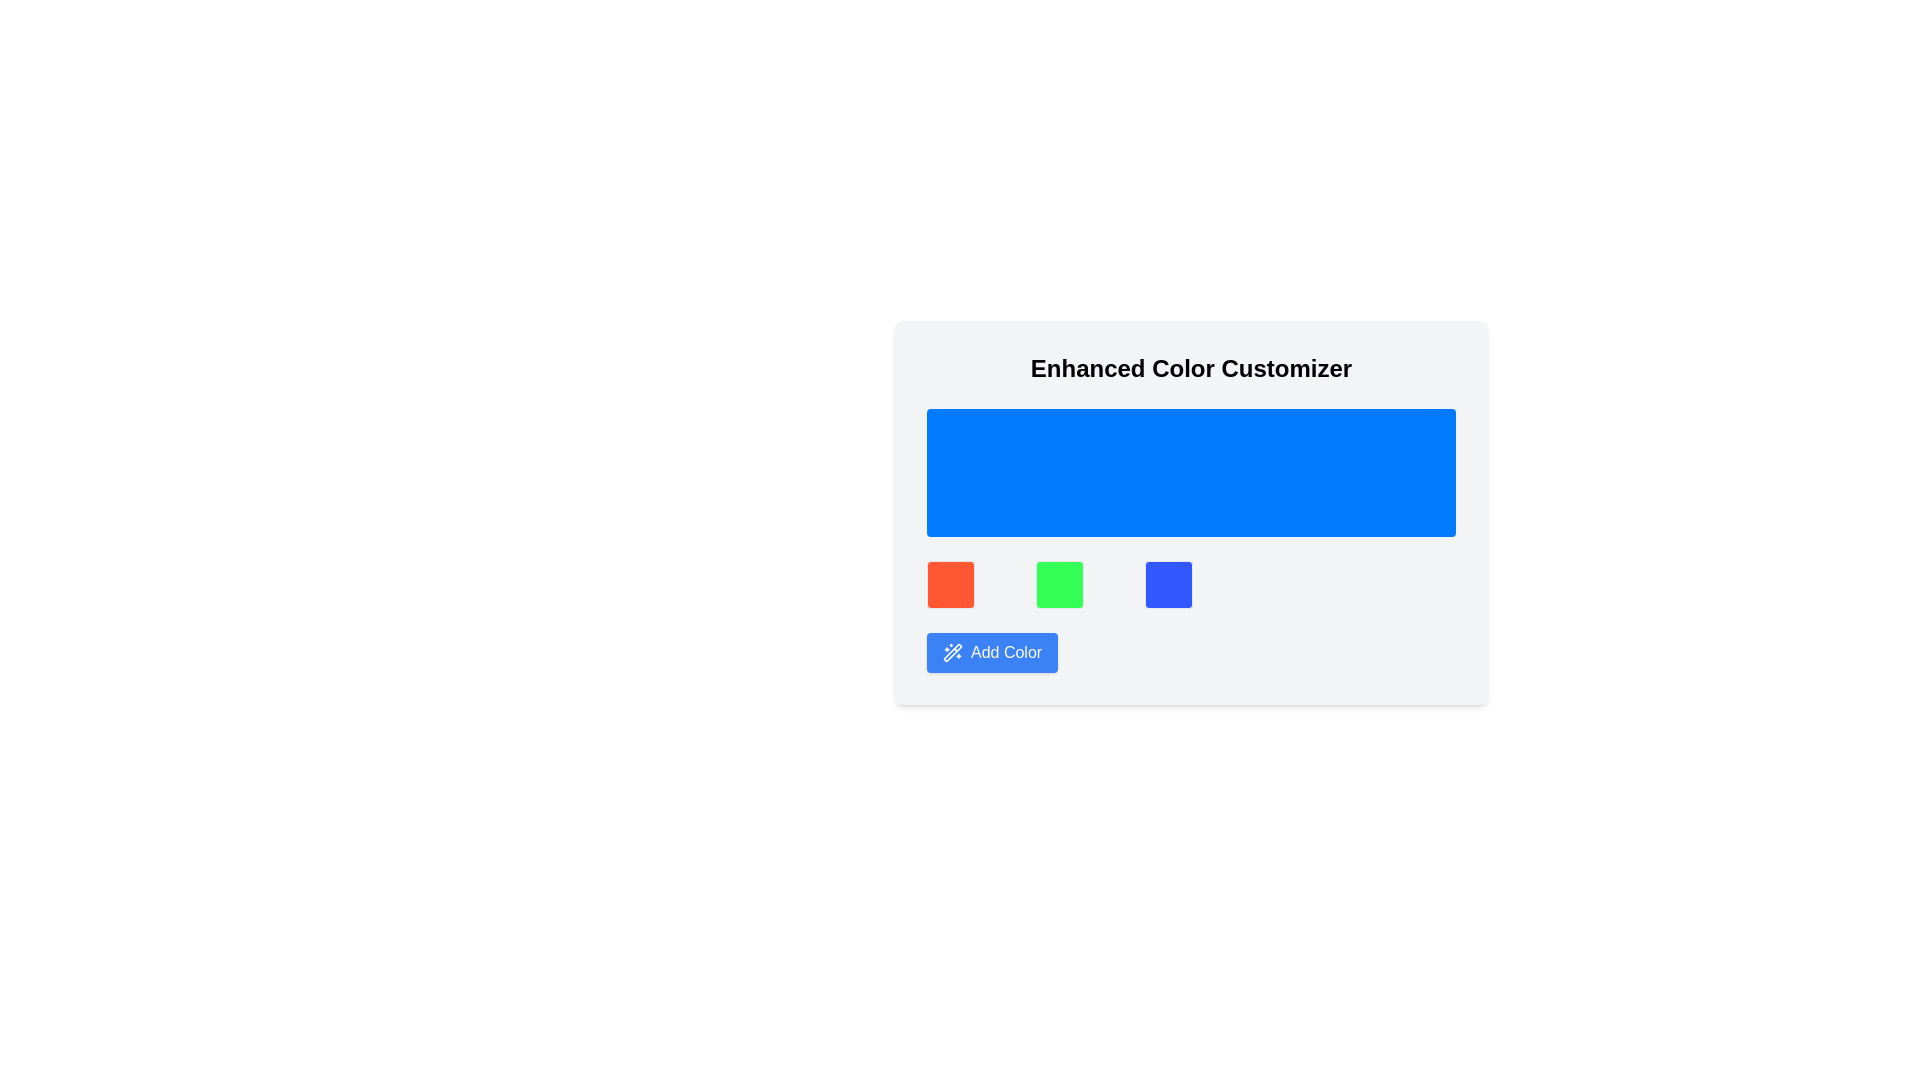  Describe the element at coordinates (952, 652) in the screenshot. I see `the magic wand icon with sparkles located to the left of the 'Add Color' text within the button below the color blocks` at that location.